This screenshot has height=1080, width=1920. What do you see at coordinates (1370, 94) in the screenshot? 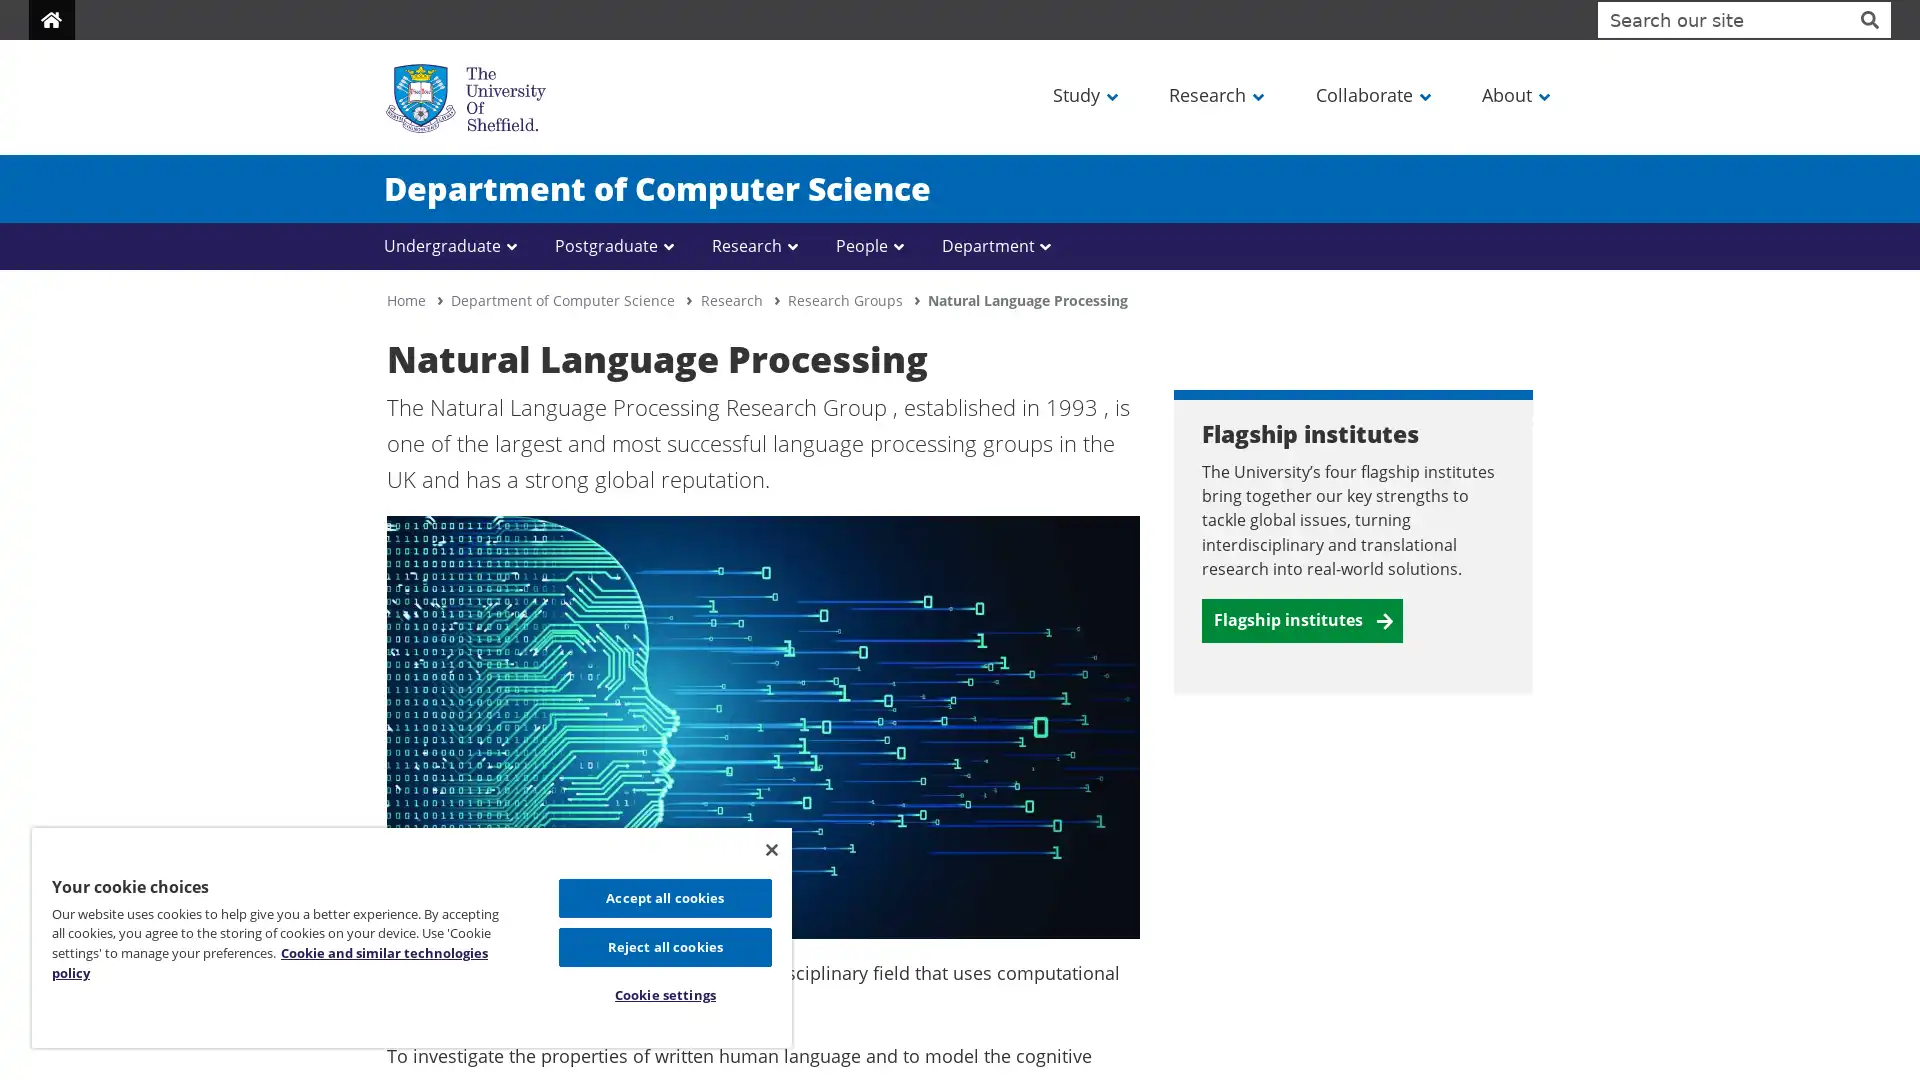
I see `Collaborate` at bounding box center [1370, 94].